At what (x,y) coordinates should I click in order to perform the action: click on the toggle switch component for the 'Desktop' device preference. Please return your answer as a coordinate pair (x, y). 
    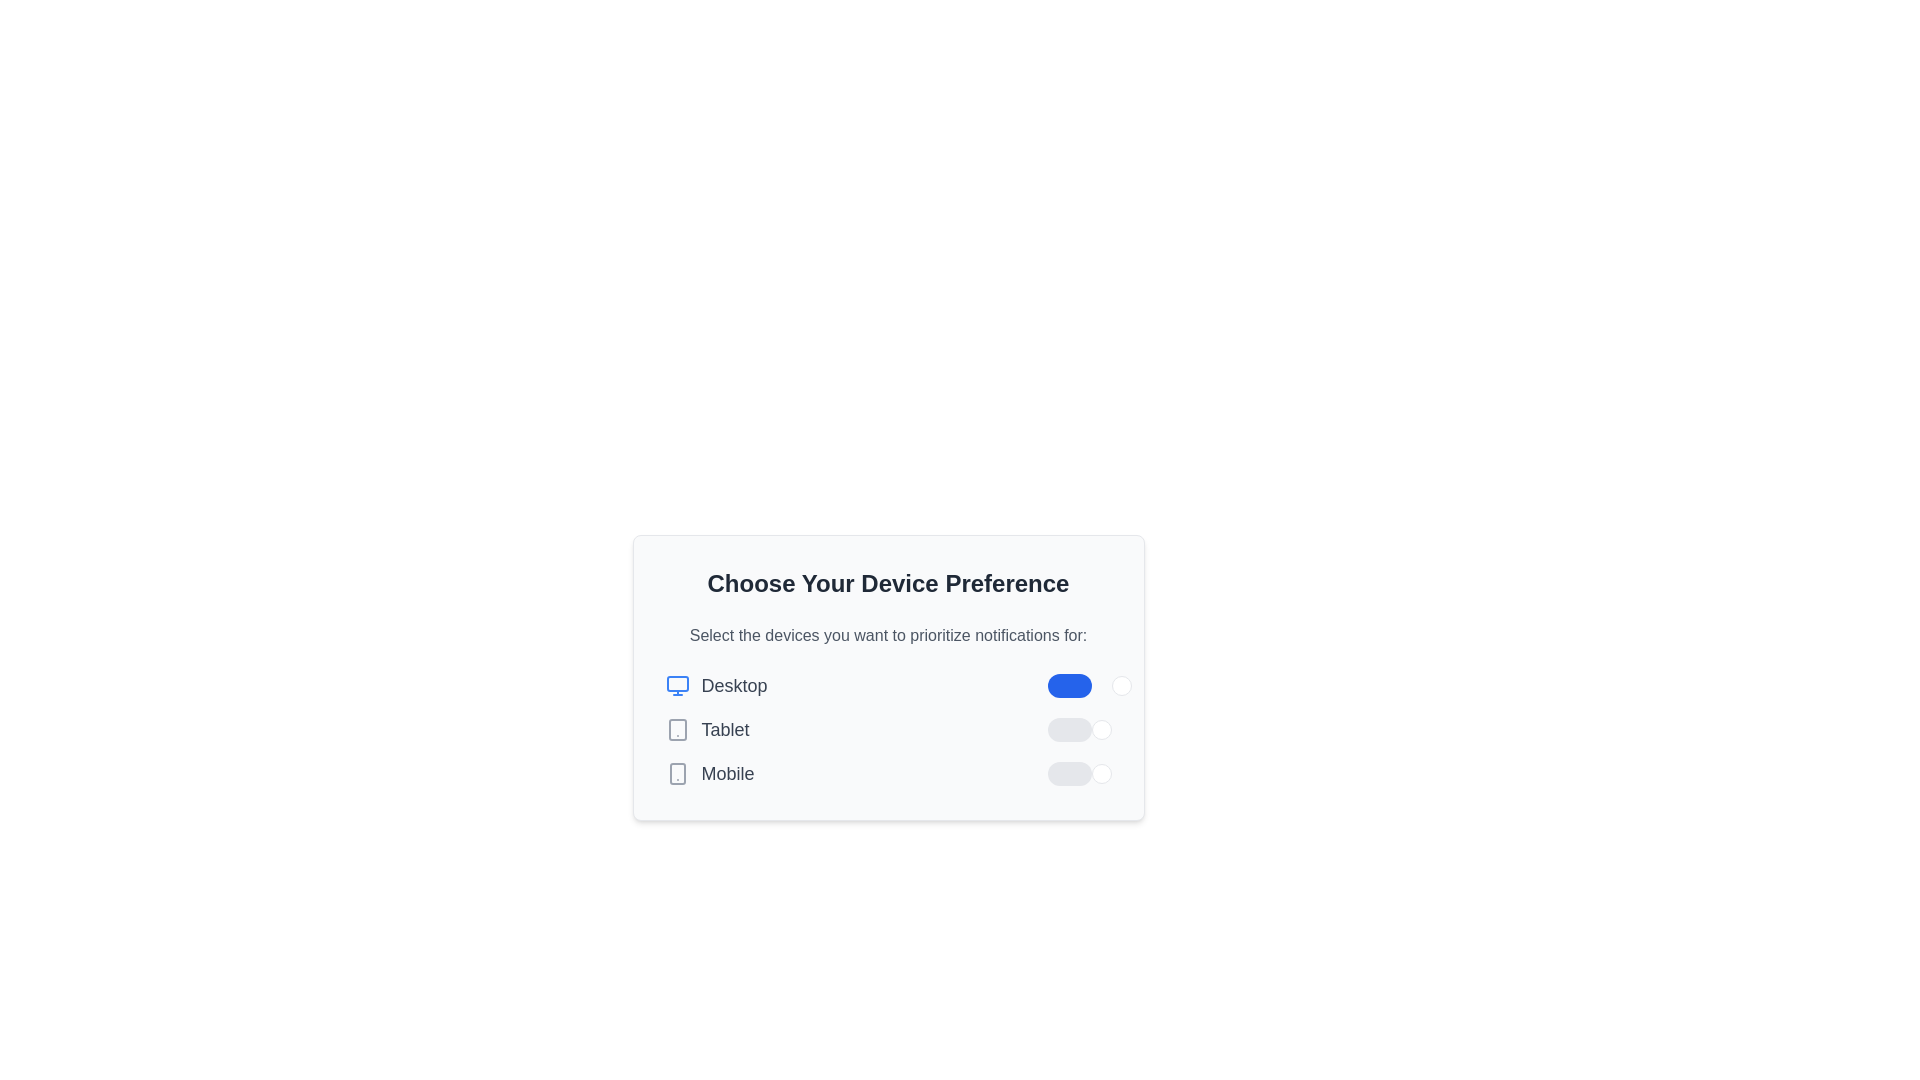
    Looking at the image, I should click on (887, 685).